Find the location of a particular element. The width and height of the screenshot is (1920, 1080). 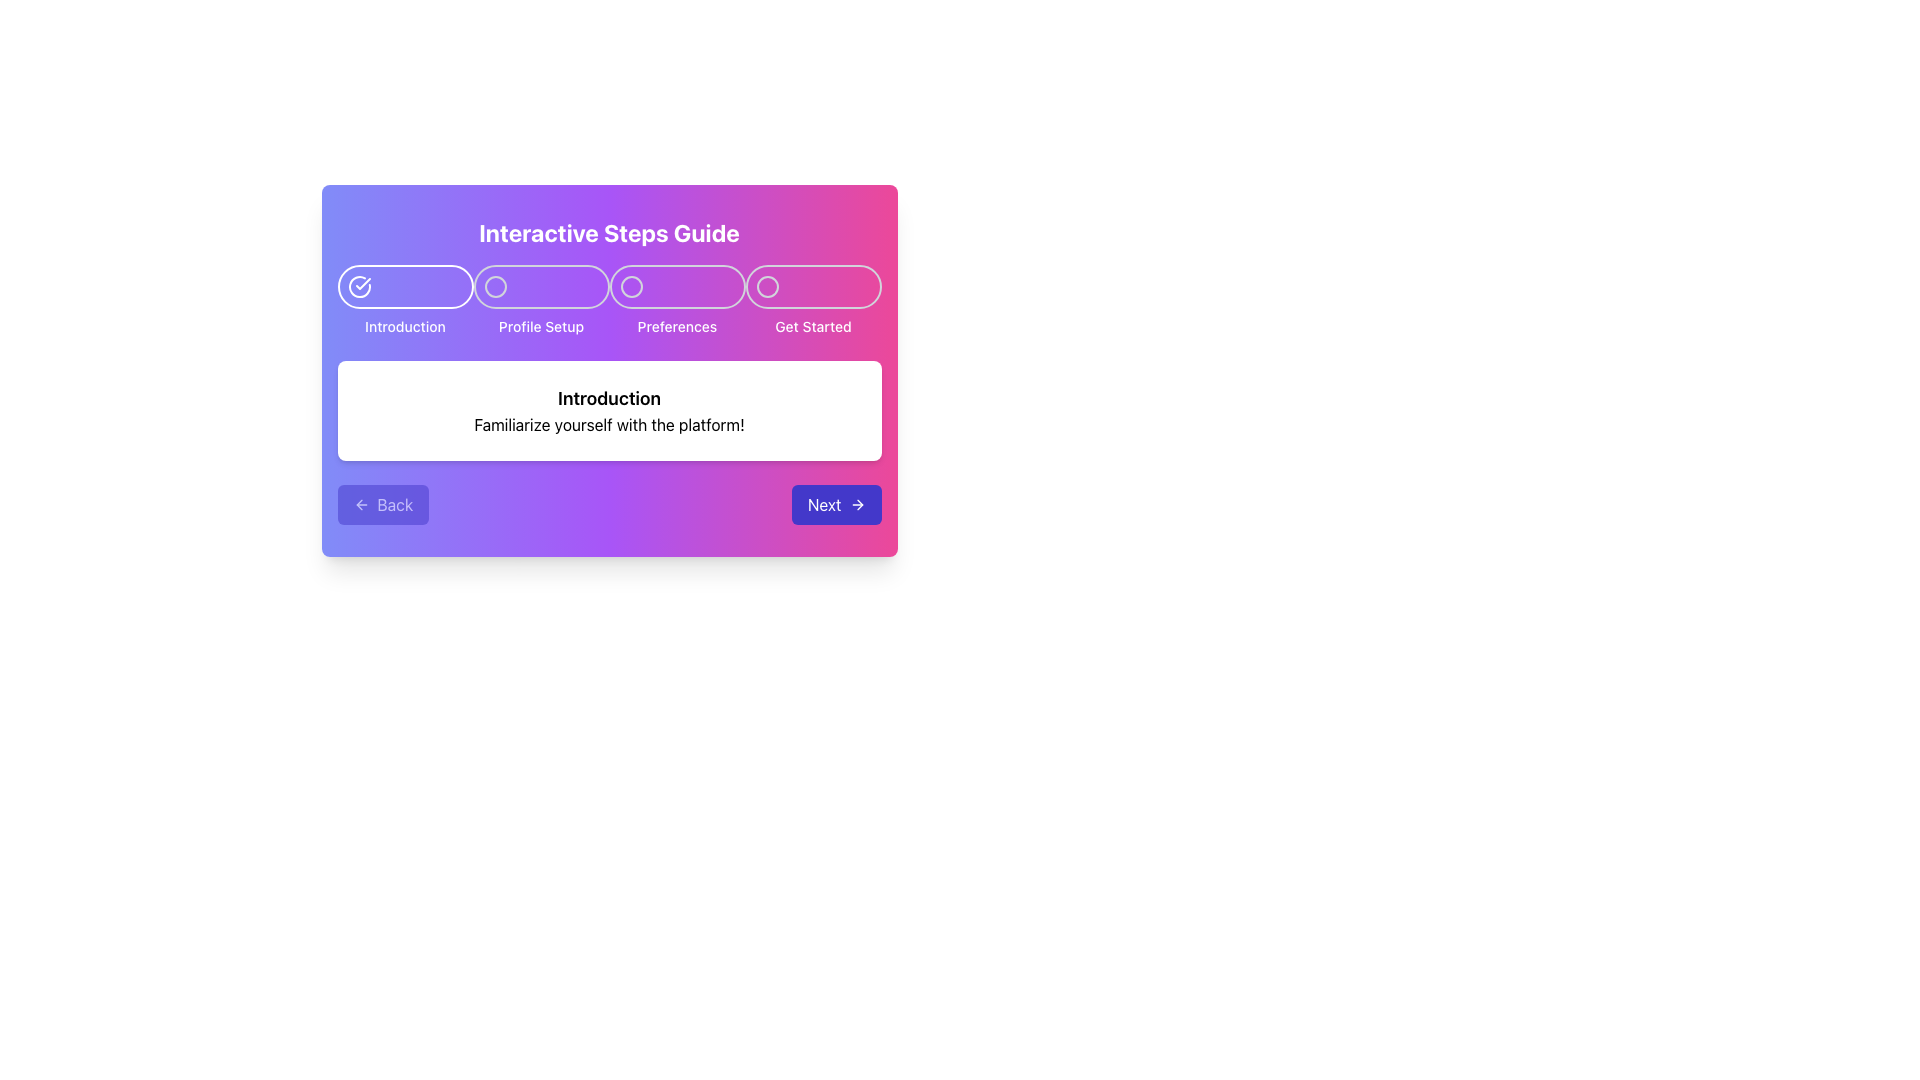

the checkmark icon inside the circular progress indicator associated with the 'Introduction' step is located at coordinates (363, 284).